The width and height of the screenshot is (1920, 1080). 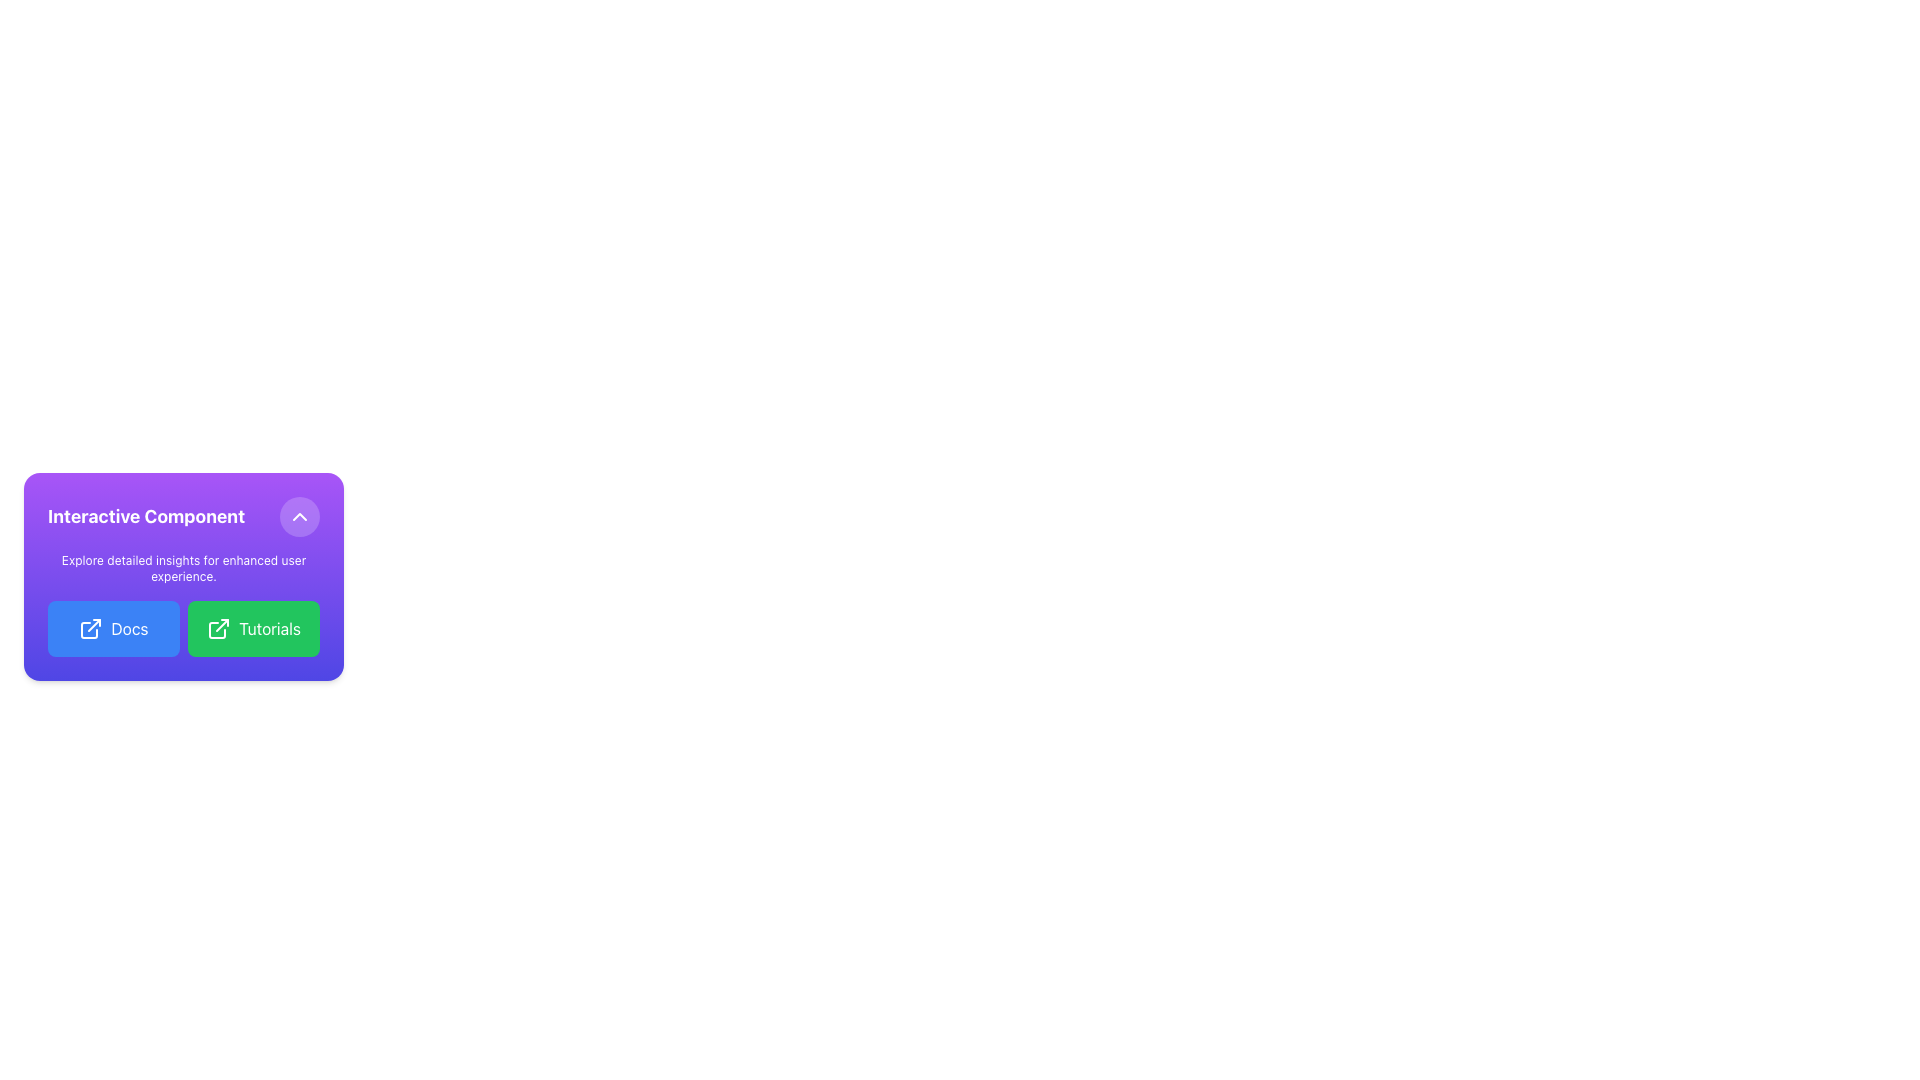 What do you see at coordinates (183, 627) in the screenshot?
I see `the green button labeled 'Tutorials' in the grid of interactive buttons` at bounding box center [183, 627].